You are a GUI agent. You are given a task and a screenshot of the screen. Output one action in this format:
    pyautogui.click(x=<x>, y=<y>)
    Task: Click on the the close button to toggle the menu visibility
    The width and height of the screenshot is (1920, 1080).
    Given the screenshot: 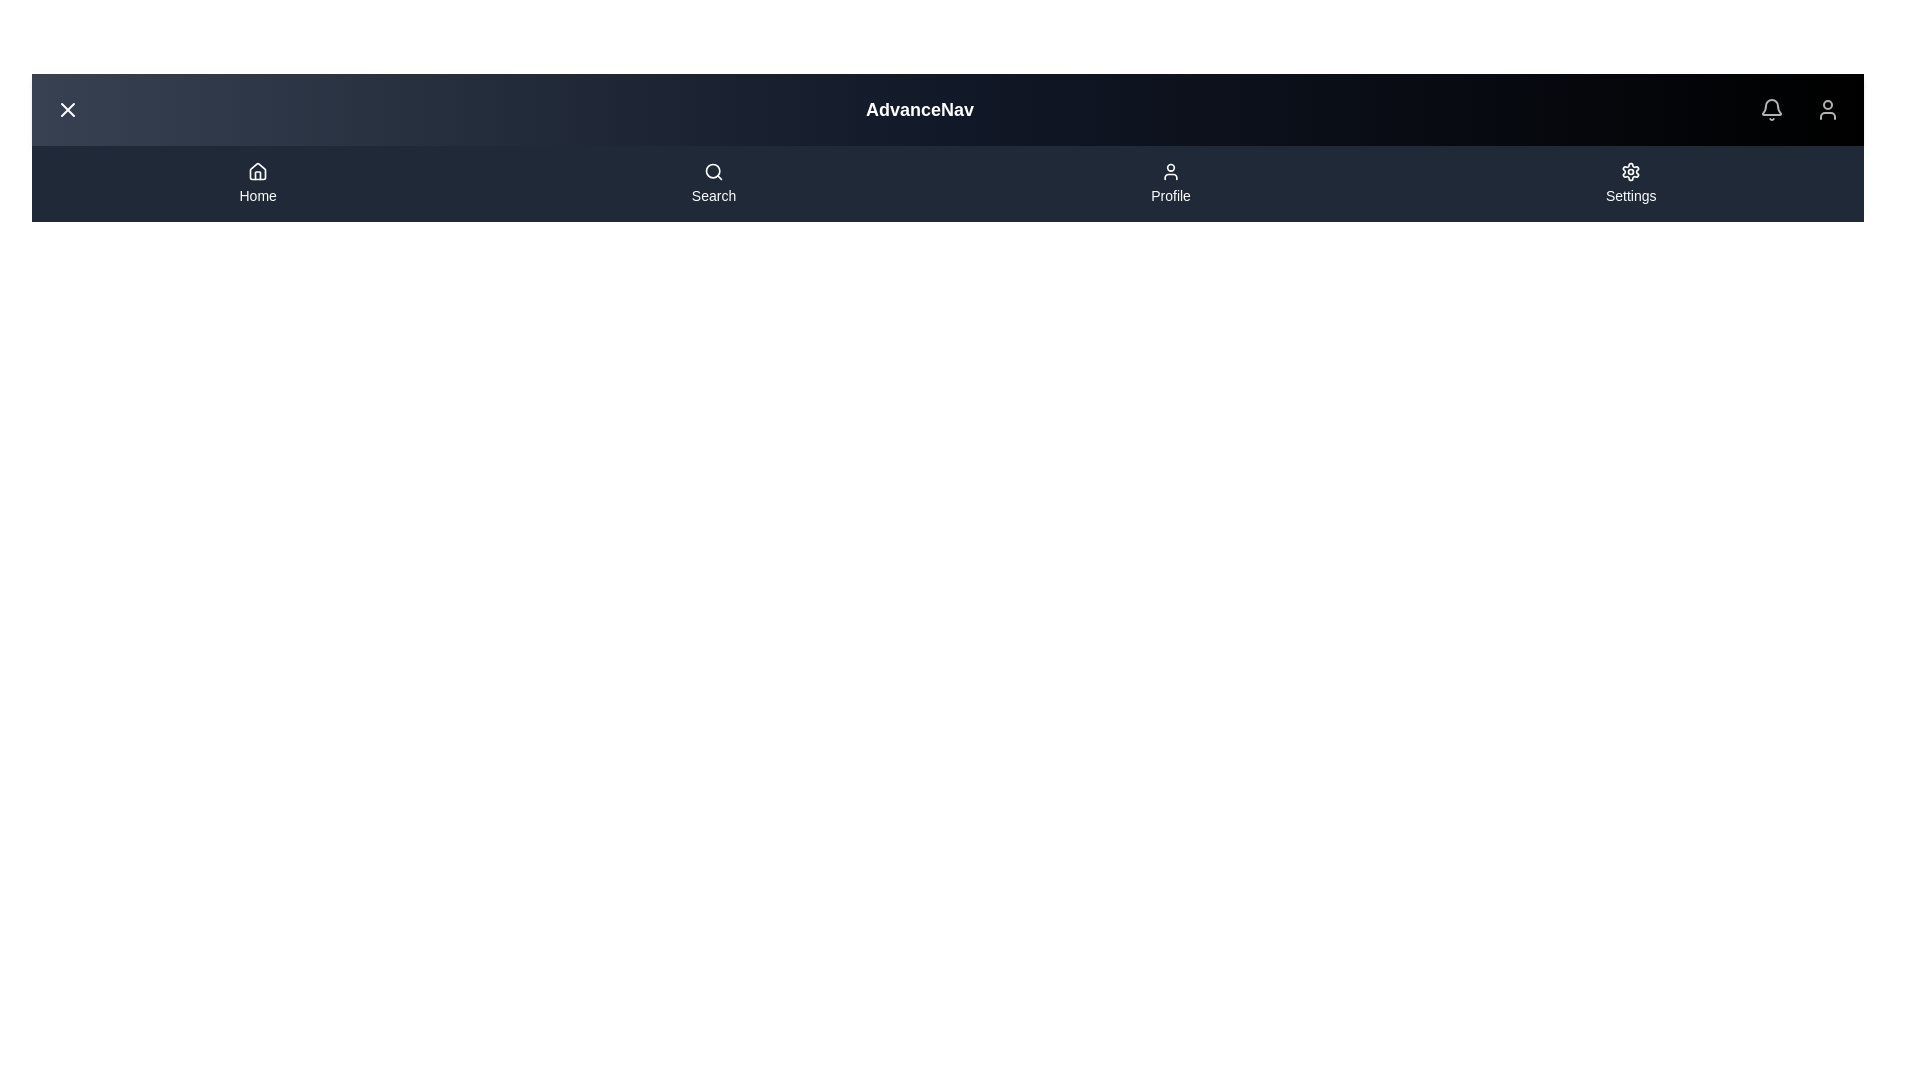 What is the action you would take?
    pyautogui.click(x=67, y=110)
    